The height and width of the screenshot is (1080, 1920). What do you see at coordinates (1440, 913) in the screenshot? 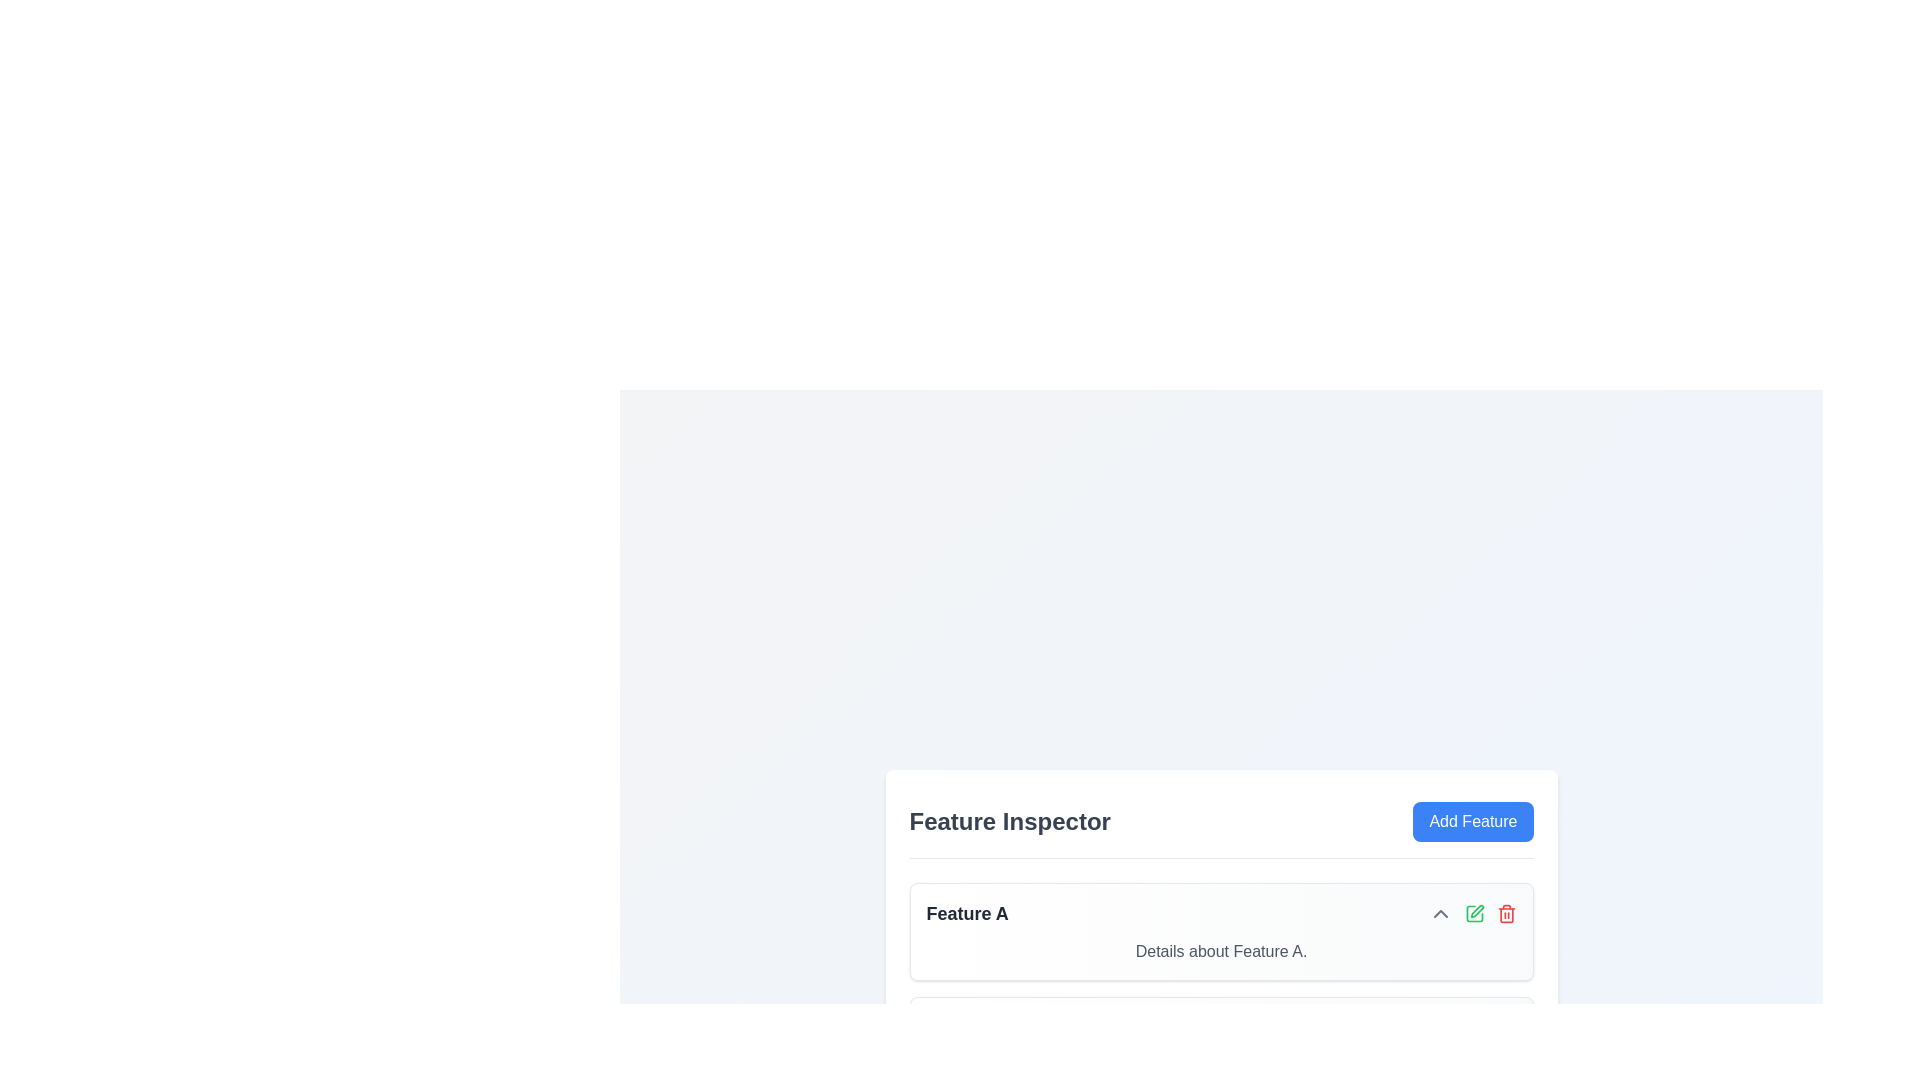
I see `the small gray up arrow icon button located to the left of the green edit icon in the horizontal group associated with 'Feature A'` at bounding box center [1440, 913].